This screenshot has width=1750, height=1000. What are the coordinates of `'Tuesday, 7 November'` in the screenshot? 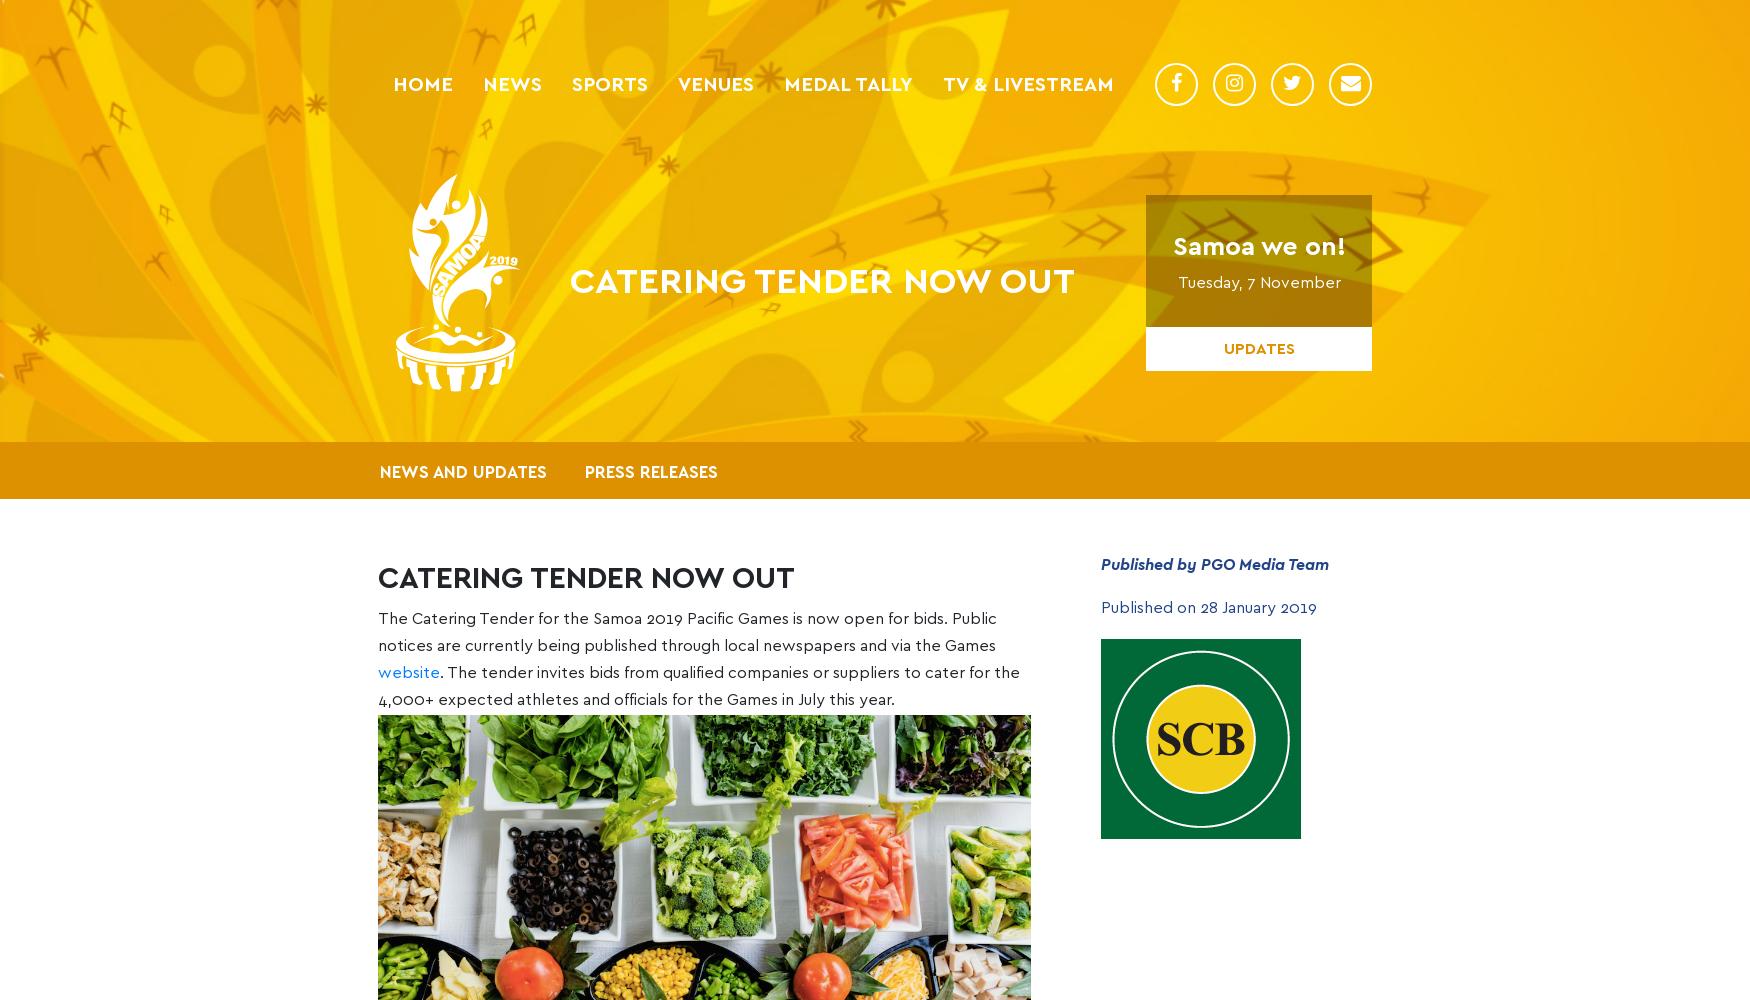 It's located at (1257, 282).